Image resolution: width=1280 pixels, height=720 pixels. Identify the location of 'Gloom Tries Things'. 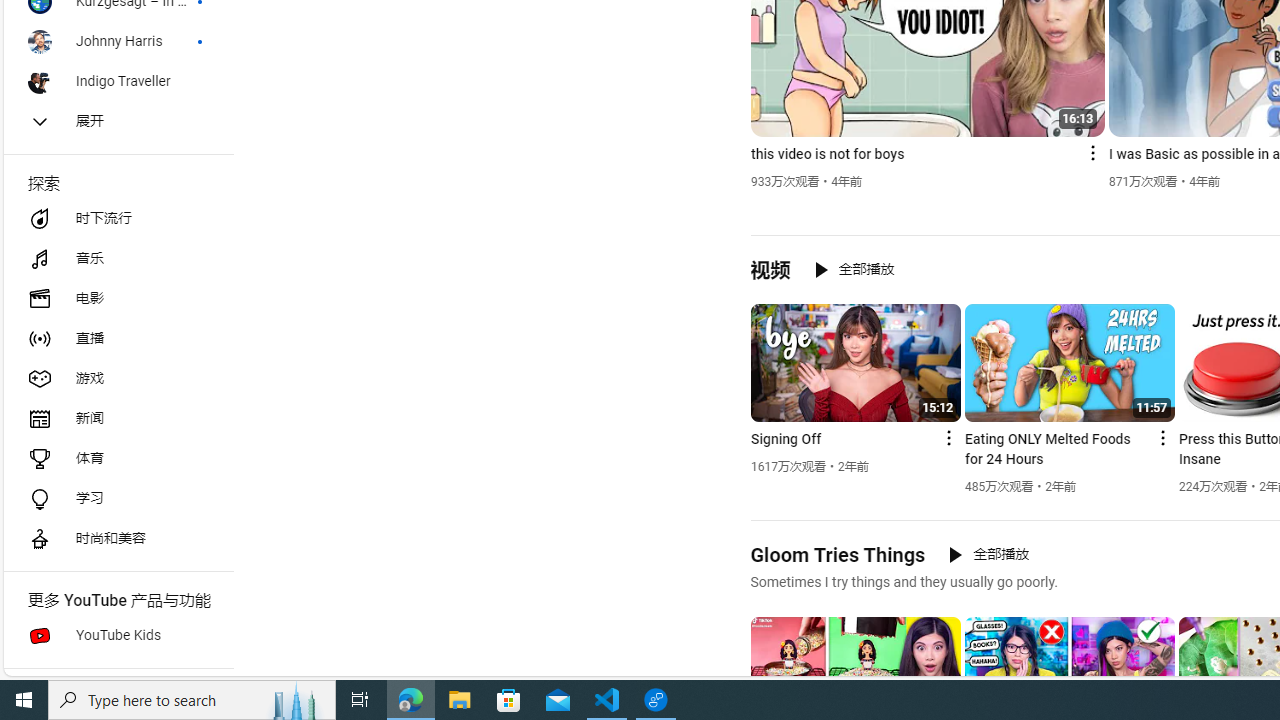
(837, 554).